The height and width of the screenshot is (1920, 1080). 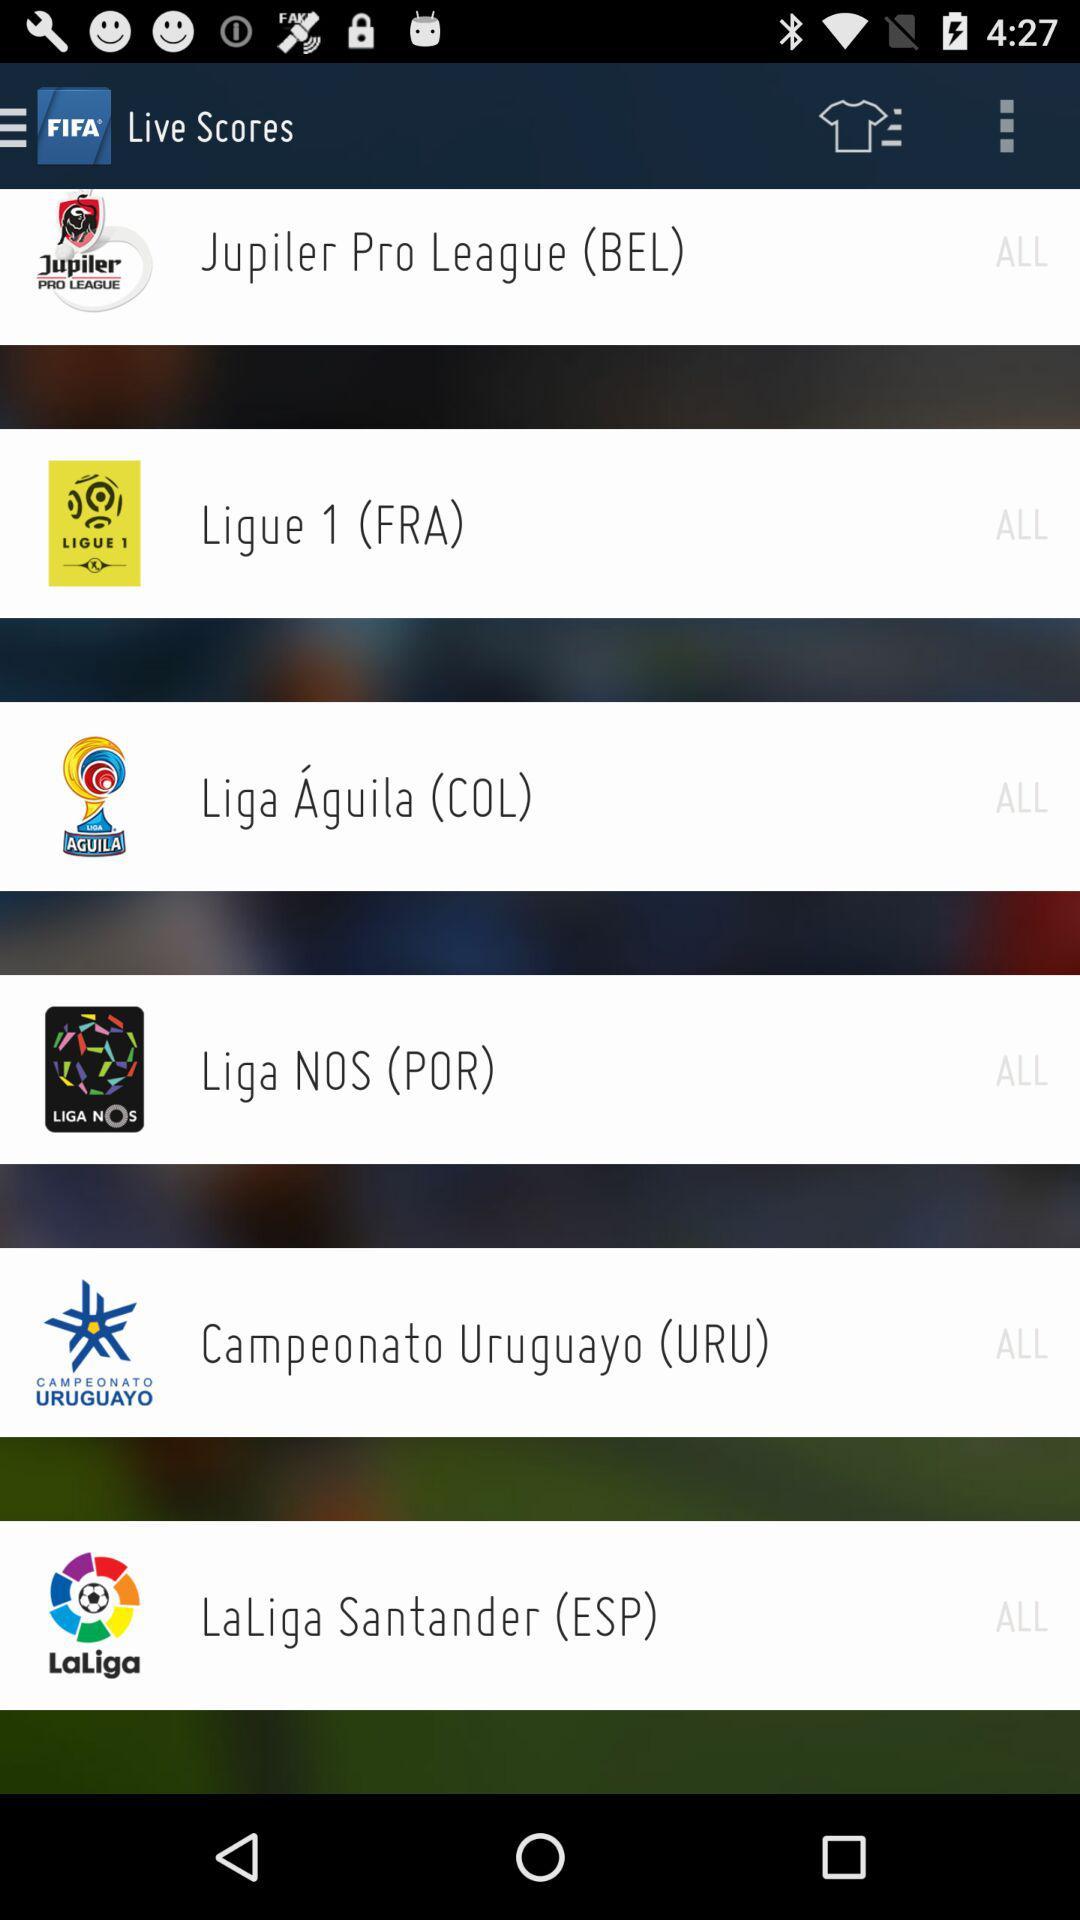 I want to click on item next to all item, so click(x=596, y=1342).